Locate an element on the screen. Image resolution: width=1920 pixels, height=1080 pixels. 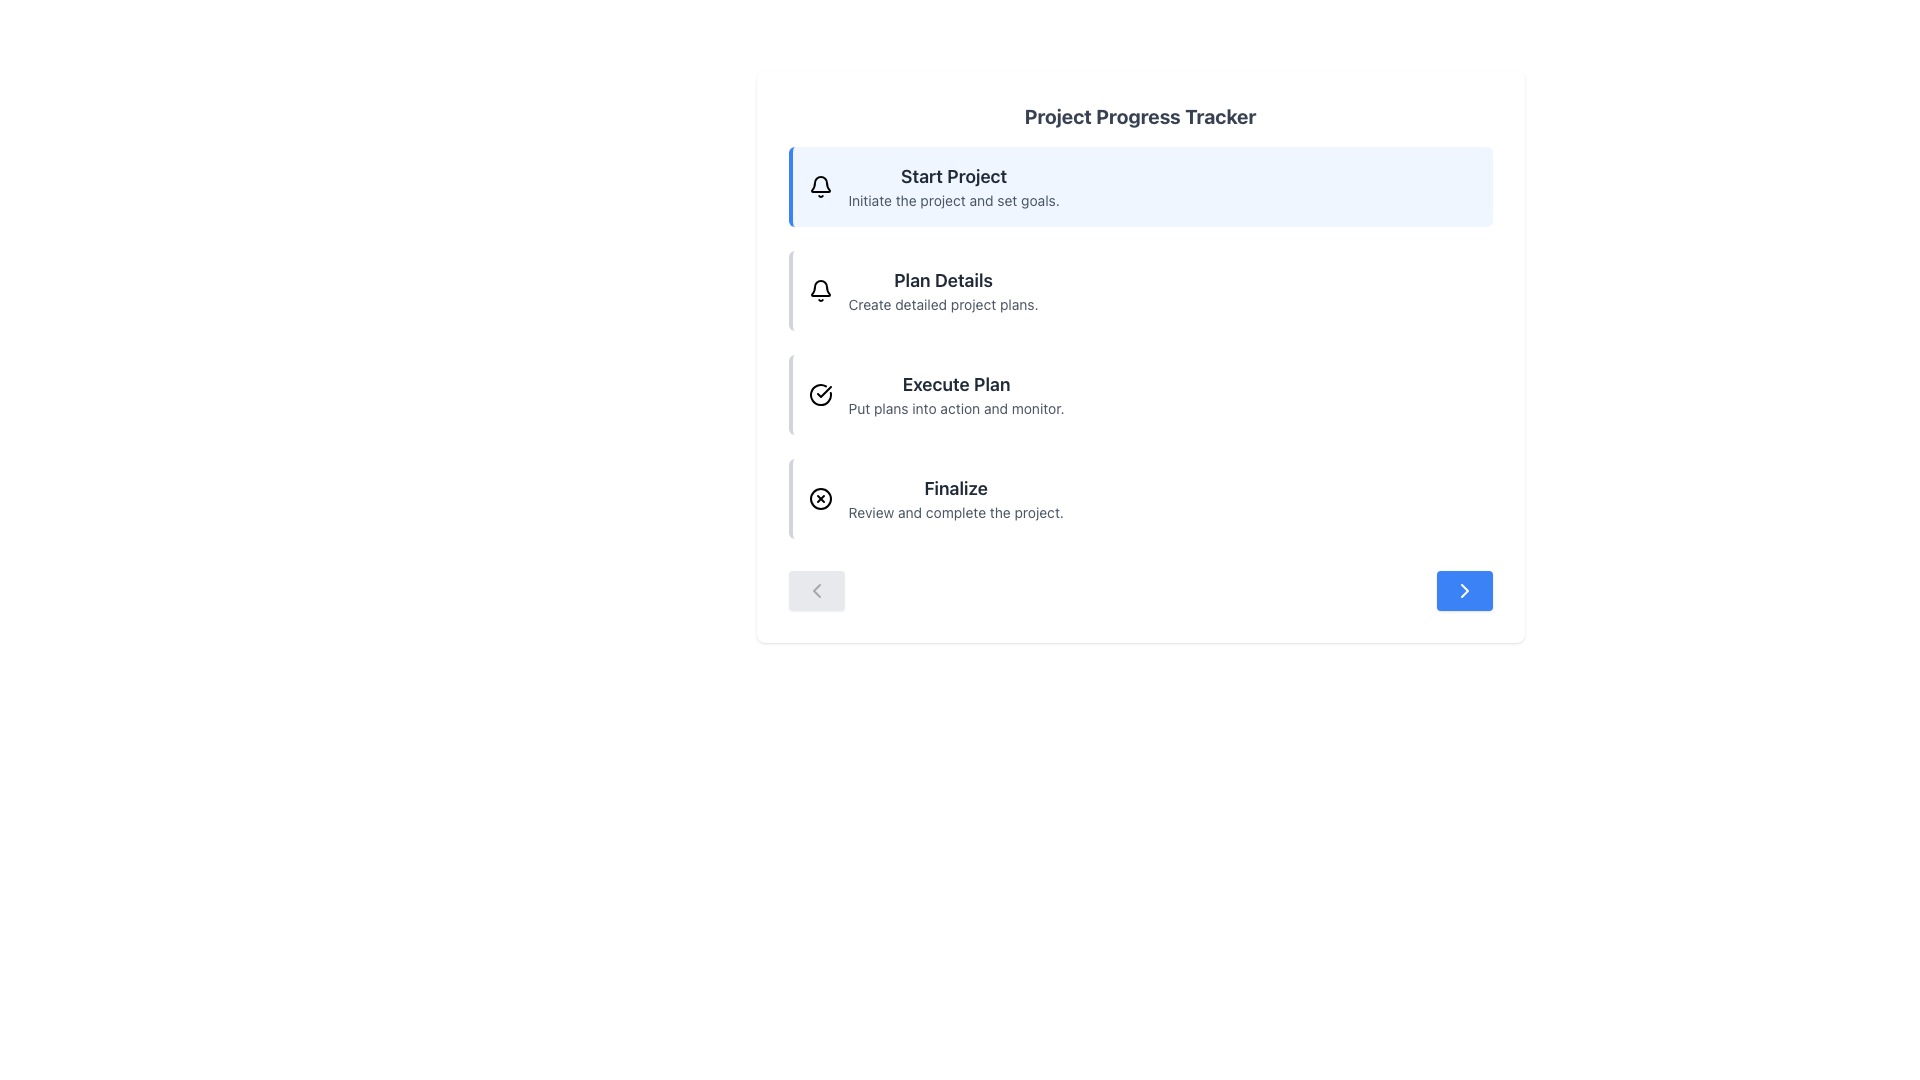
the notification icon located to the left of the 'Start Project' text, which represents notifications or alerts for the section is located at coordinates (820, 186).